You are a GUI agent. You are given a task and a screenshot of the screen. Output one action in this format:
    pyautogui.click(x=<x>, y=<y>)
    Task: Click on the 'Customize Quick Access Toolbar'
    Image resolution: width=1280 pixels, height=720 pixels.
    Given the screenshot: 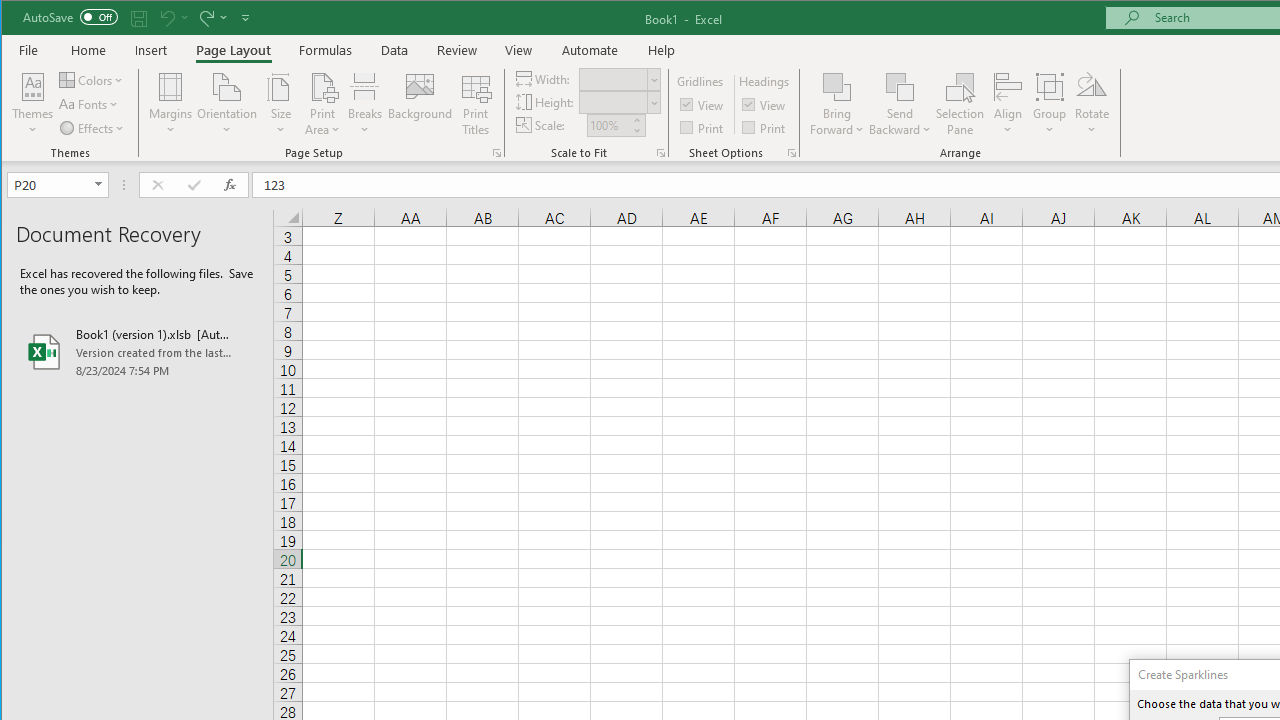 What is the action you would take?
    pyautogui.click(x=244, y=17)
    